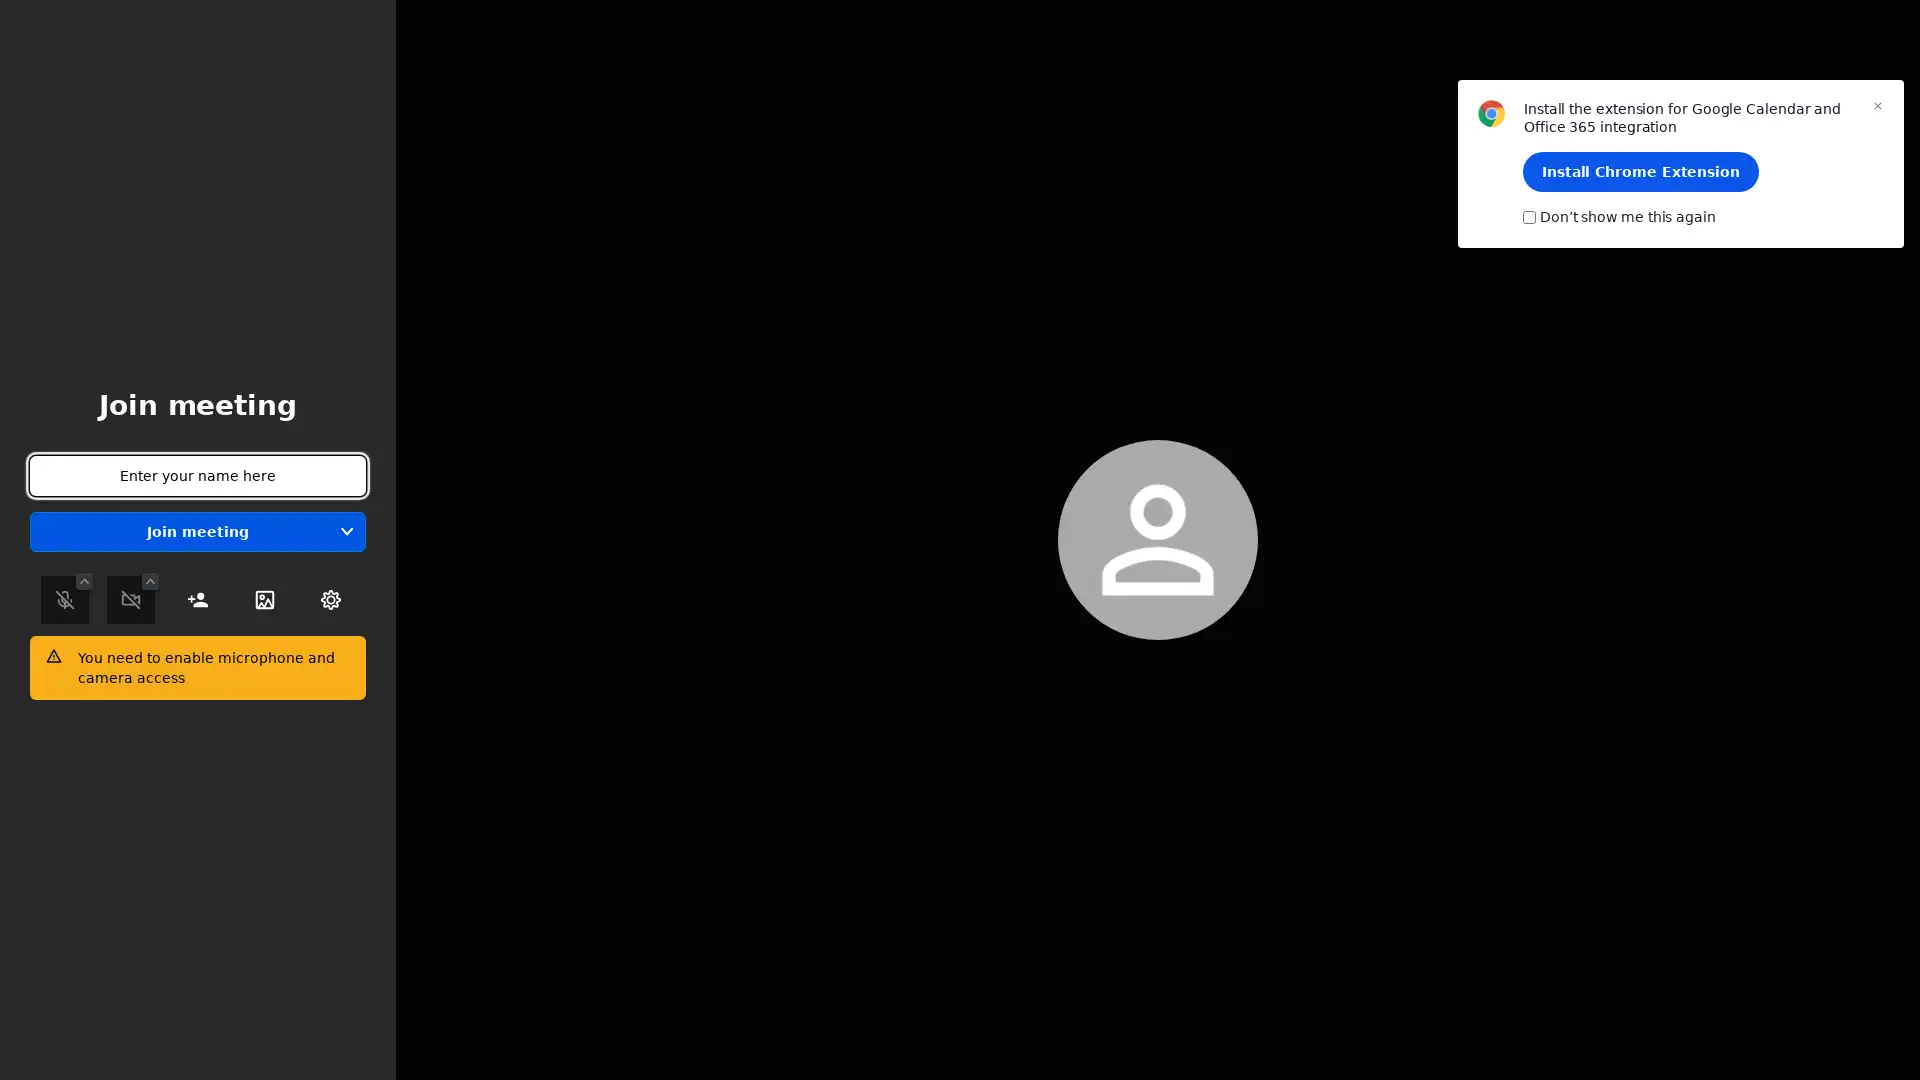  What do you see at coordinates (1641, 171) in the screenshot?
I see `Install Chrome Extension` at bounding box center [1641, 171].